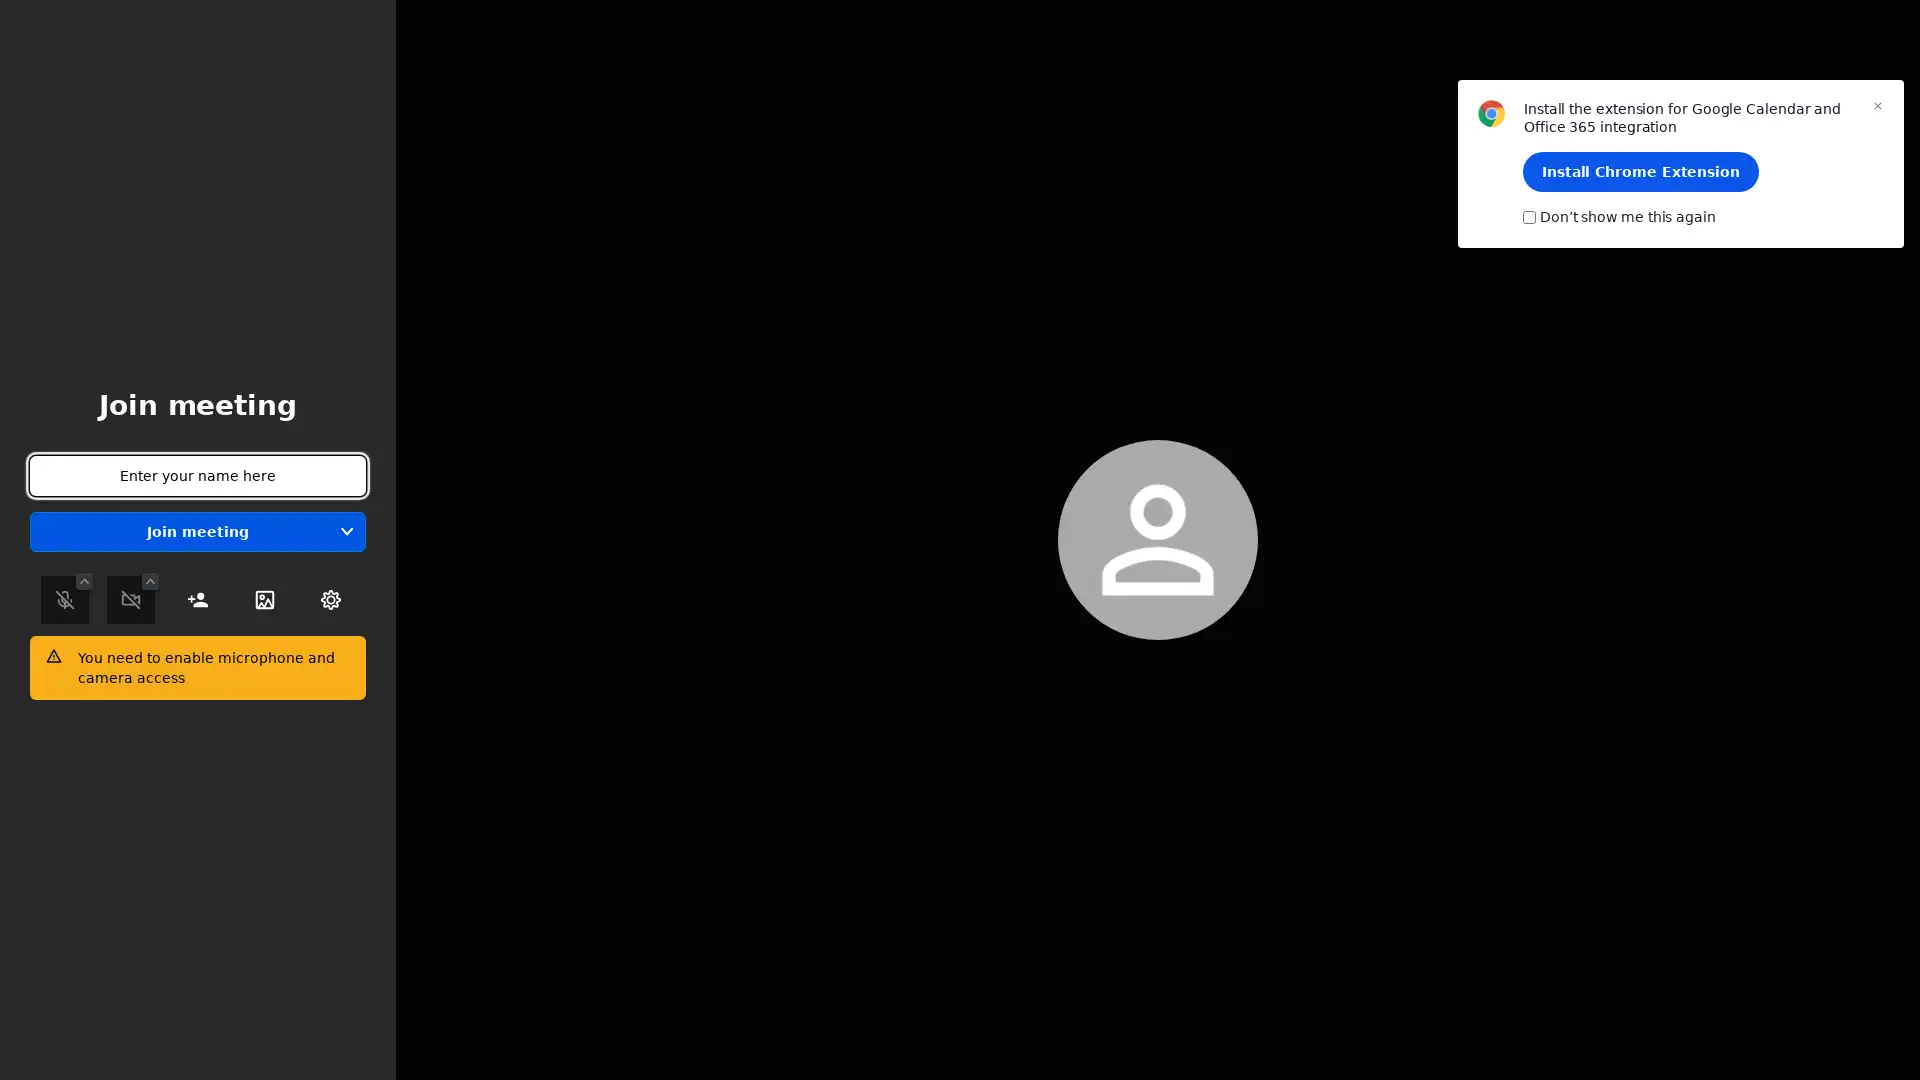  What do you see at coordinates (1641, 171) in the screenshot?
I see `Install Chrome Extension` at bounding box center [1641, 171].